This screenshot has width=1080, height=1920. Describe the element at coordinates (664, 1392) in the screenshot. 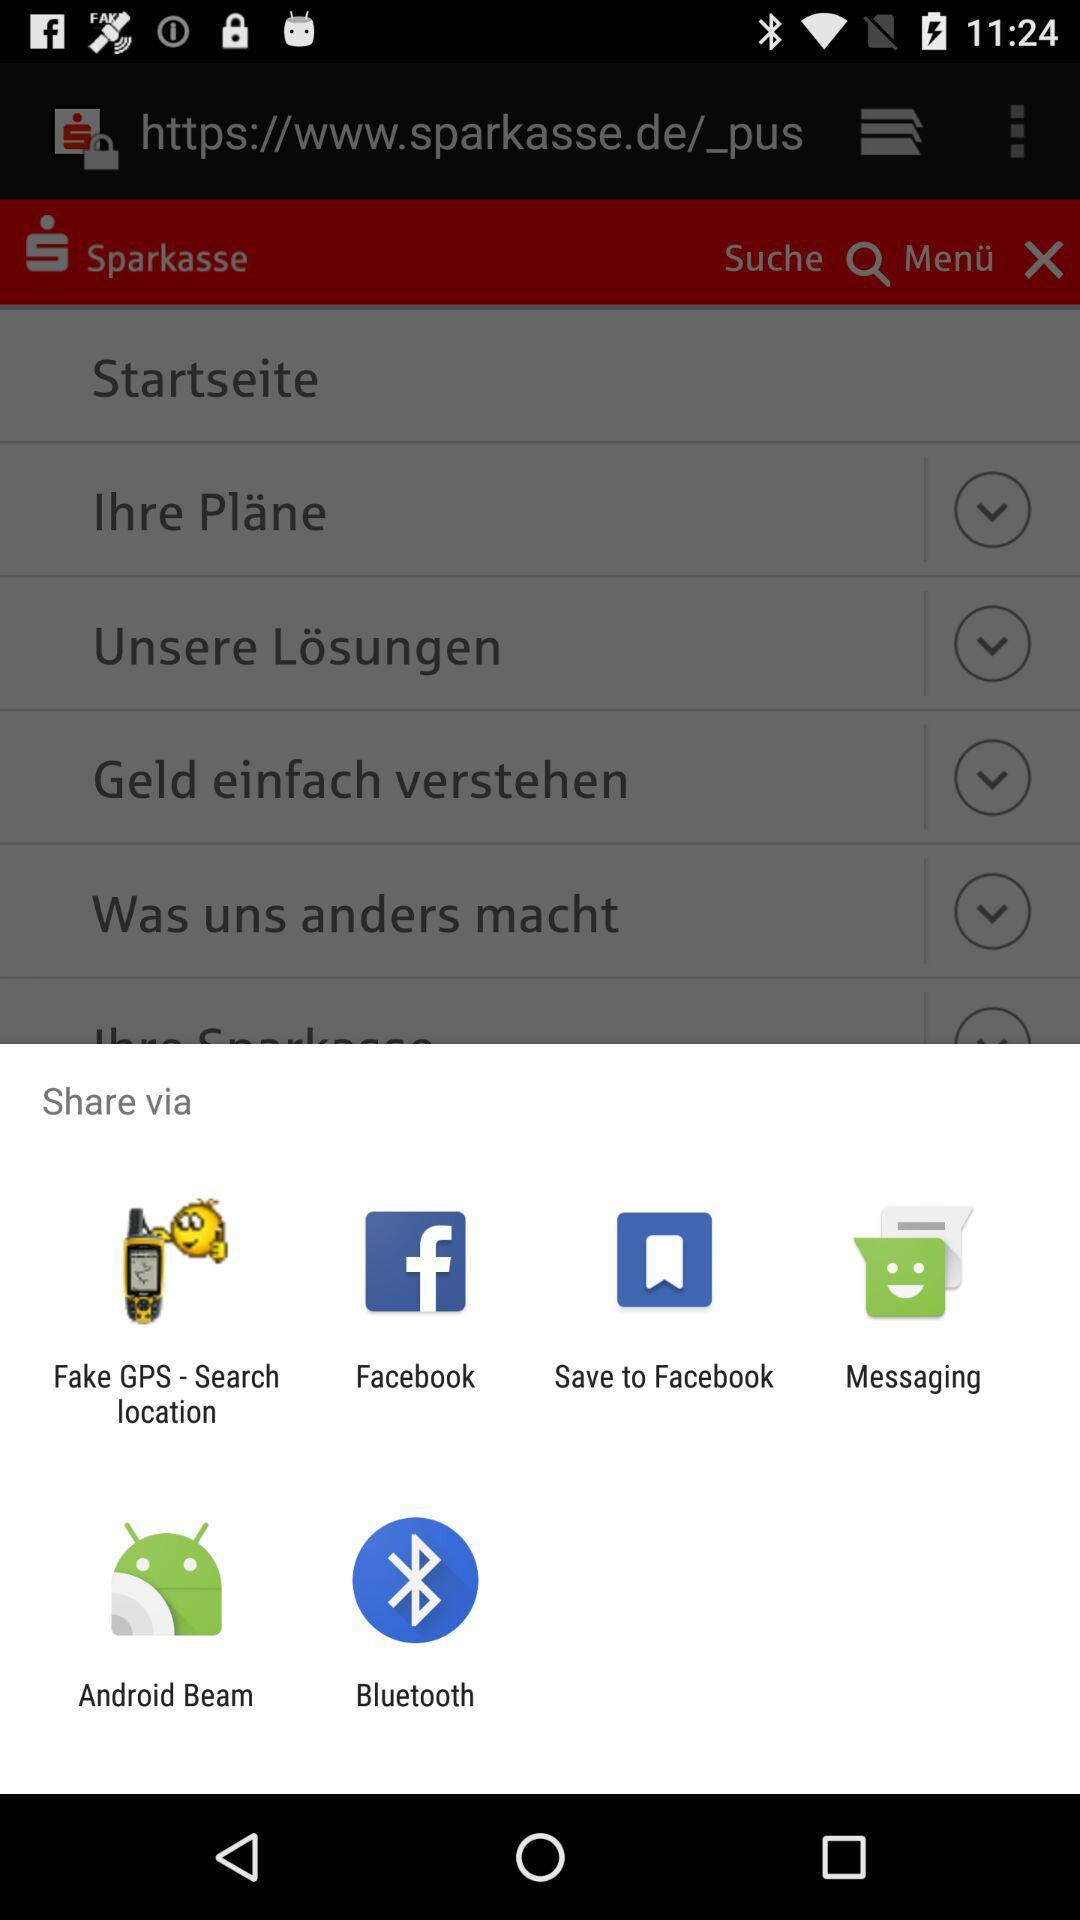

I see `save to facebook` at that location.